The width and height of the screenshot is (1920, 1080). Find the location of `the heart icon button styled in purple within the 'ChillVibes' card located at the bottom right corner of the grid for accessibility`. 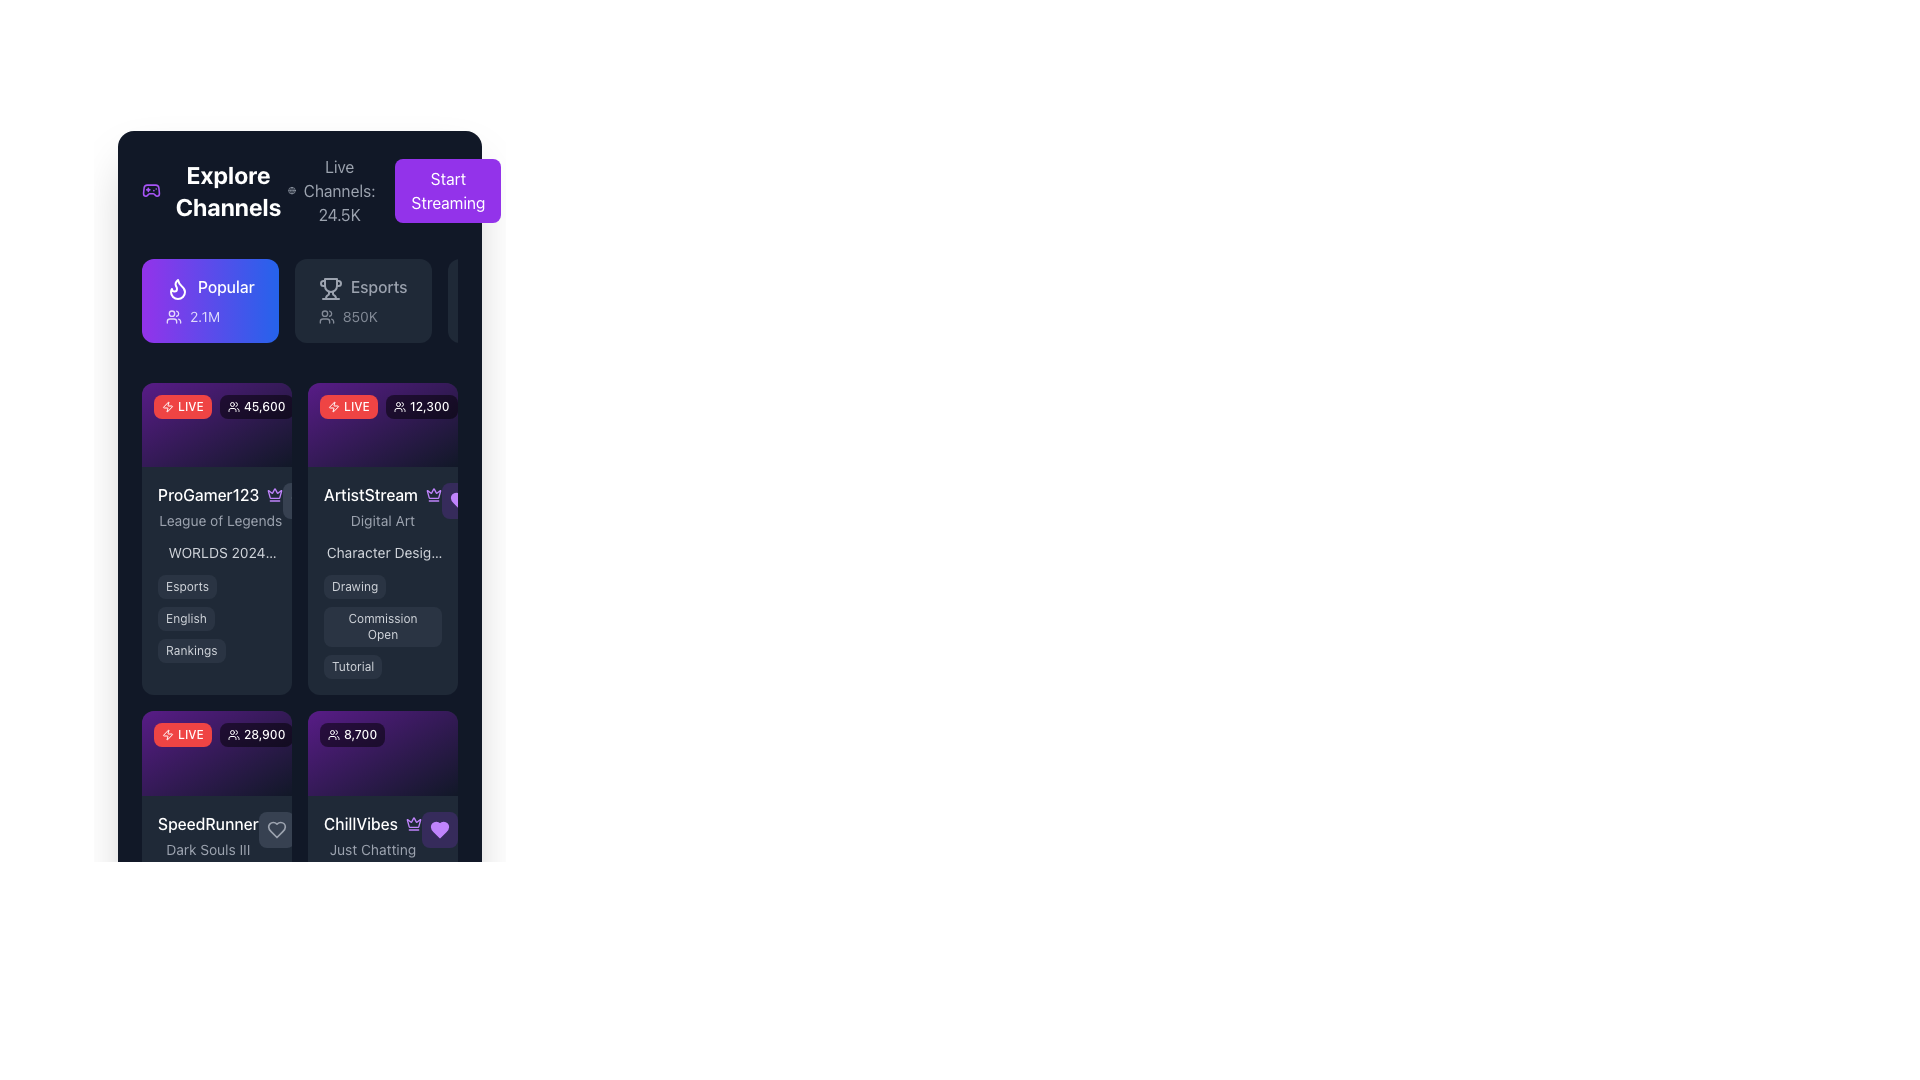

the heart icon button styled in purple within the 'ChillVibes' card located at the bottom right corner of the grid for accessibility is located at coordinates (438, 829).